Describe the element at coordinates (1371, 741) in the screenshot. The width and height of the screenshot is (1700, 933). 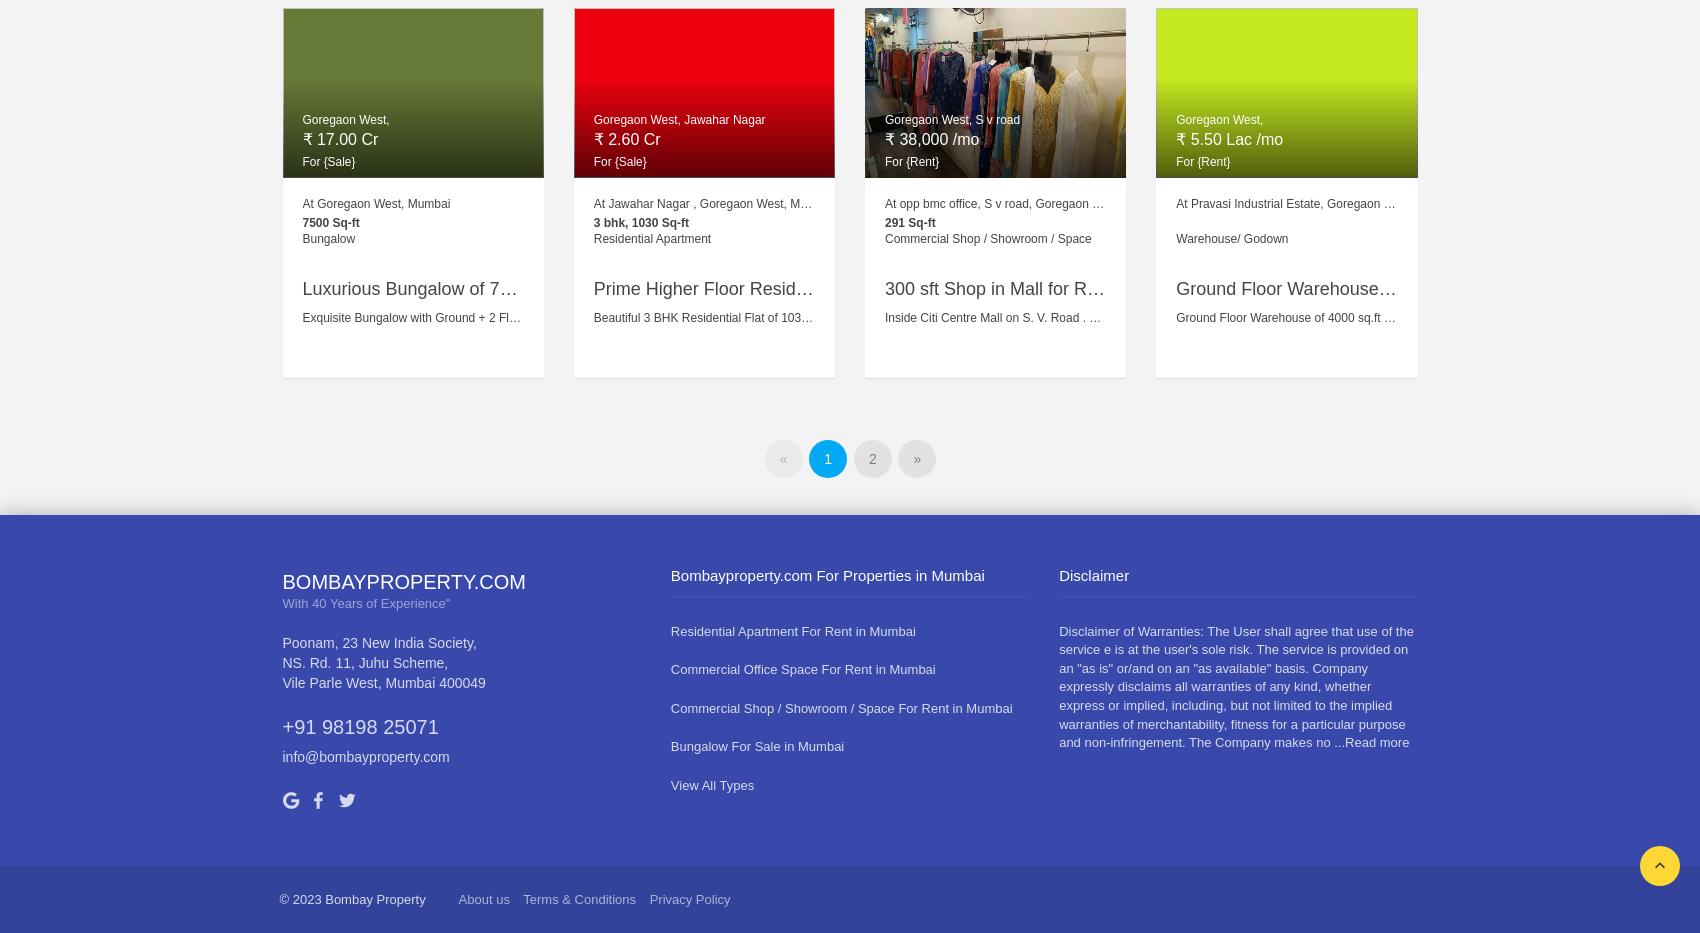
I see `'...Read more'` at that location.